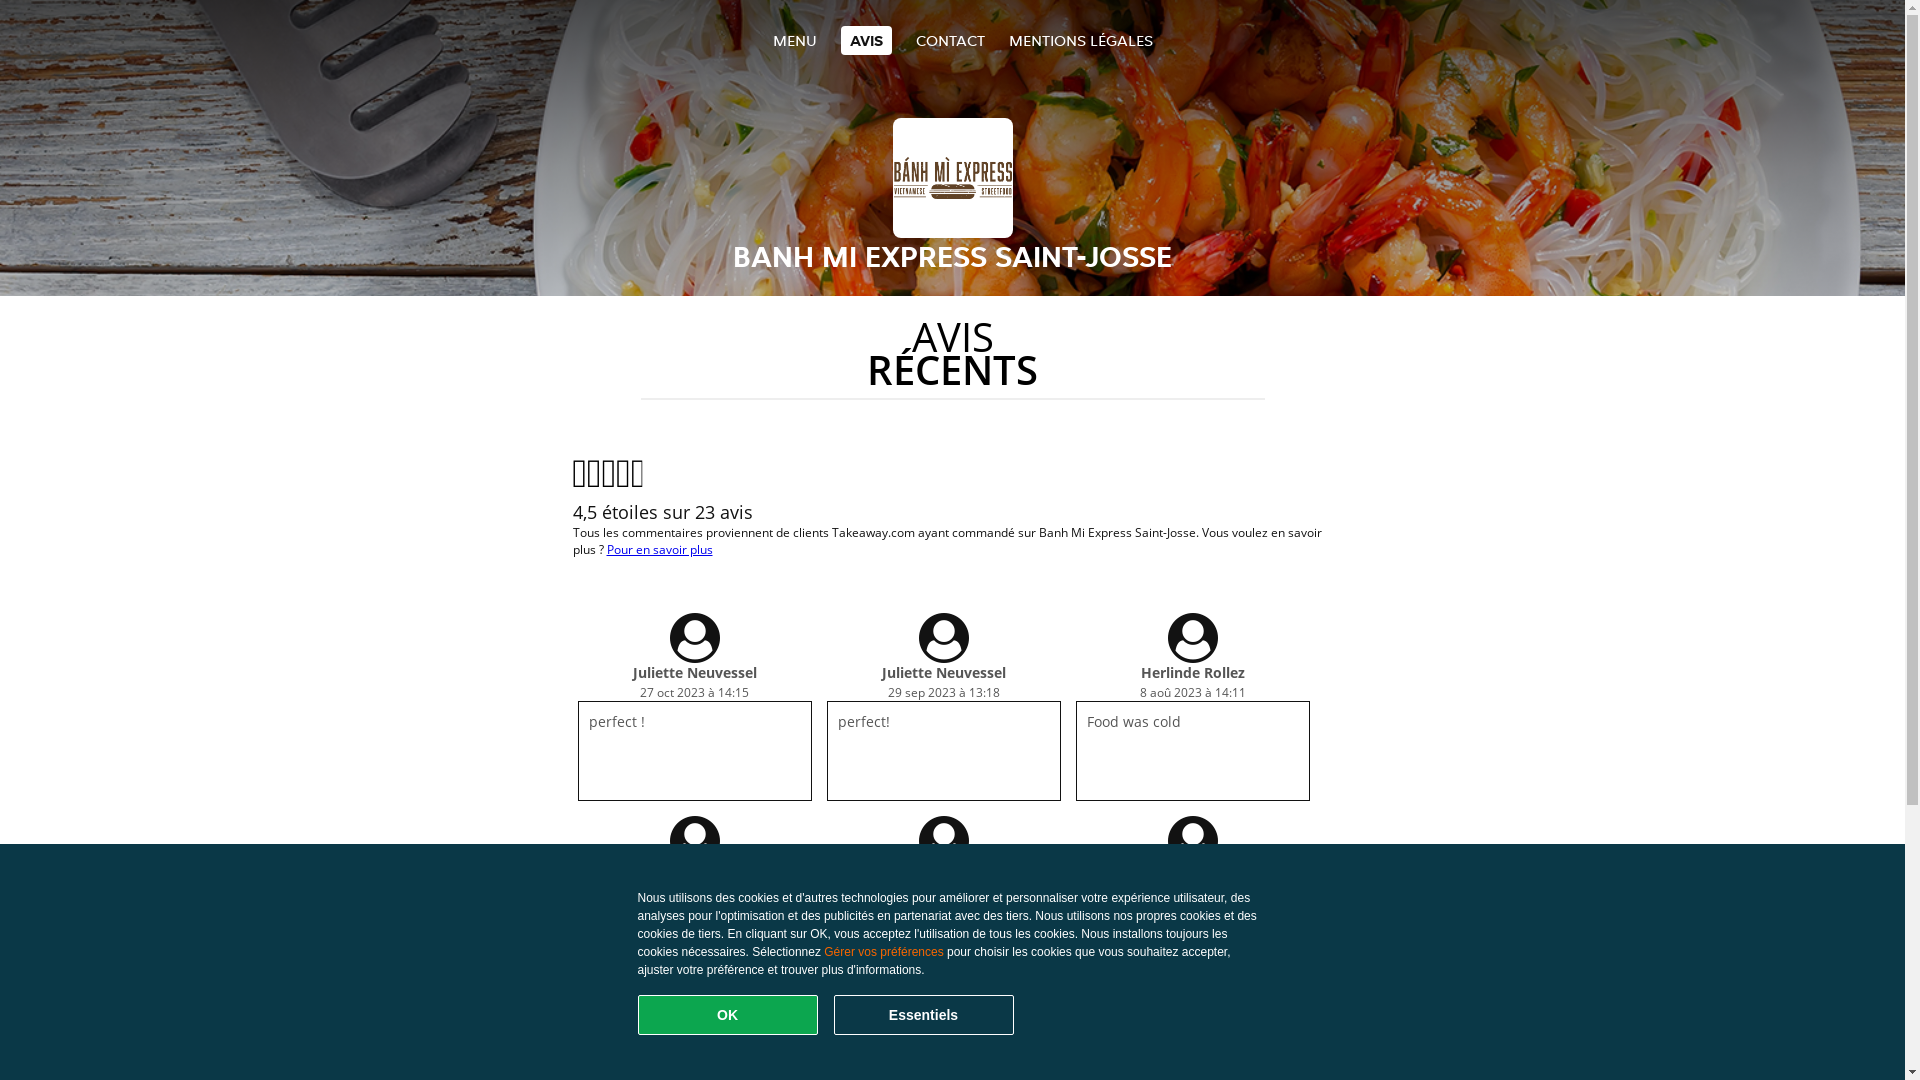  Describe the element at coordinates (865, 40) in the screenshot. I see `'AVIS'` at that location.